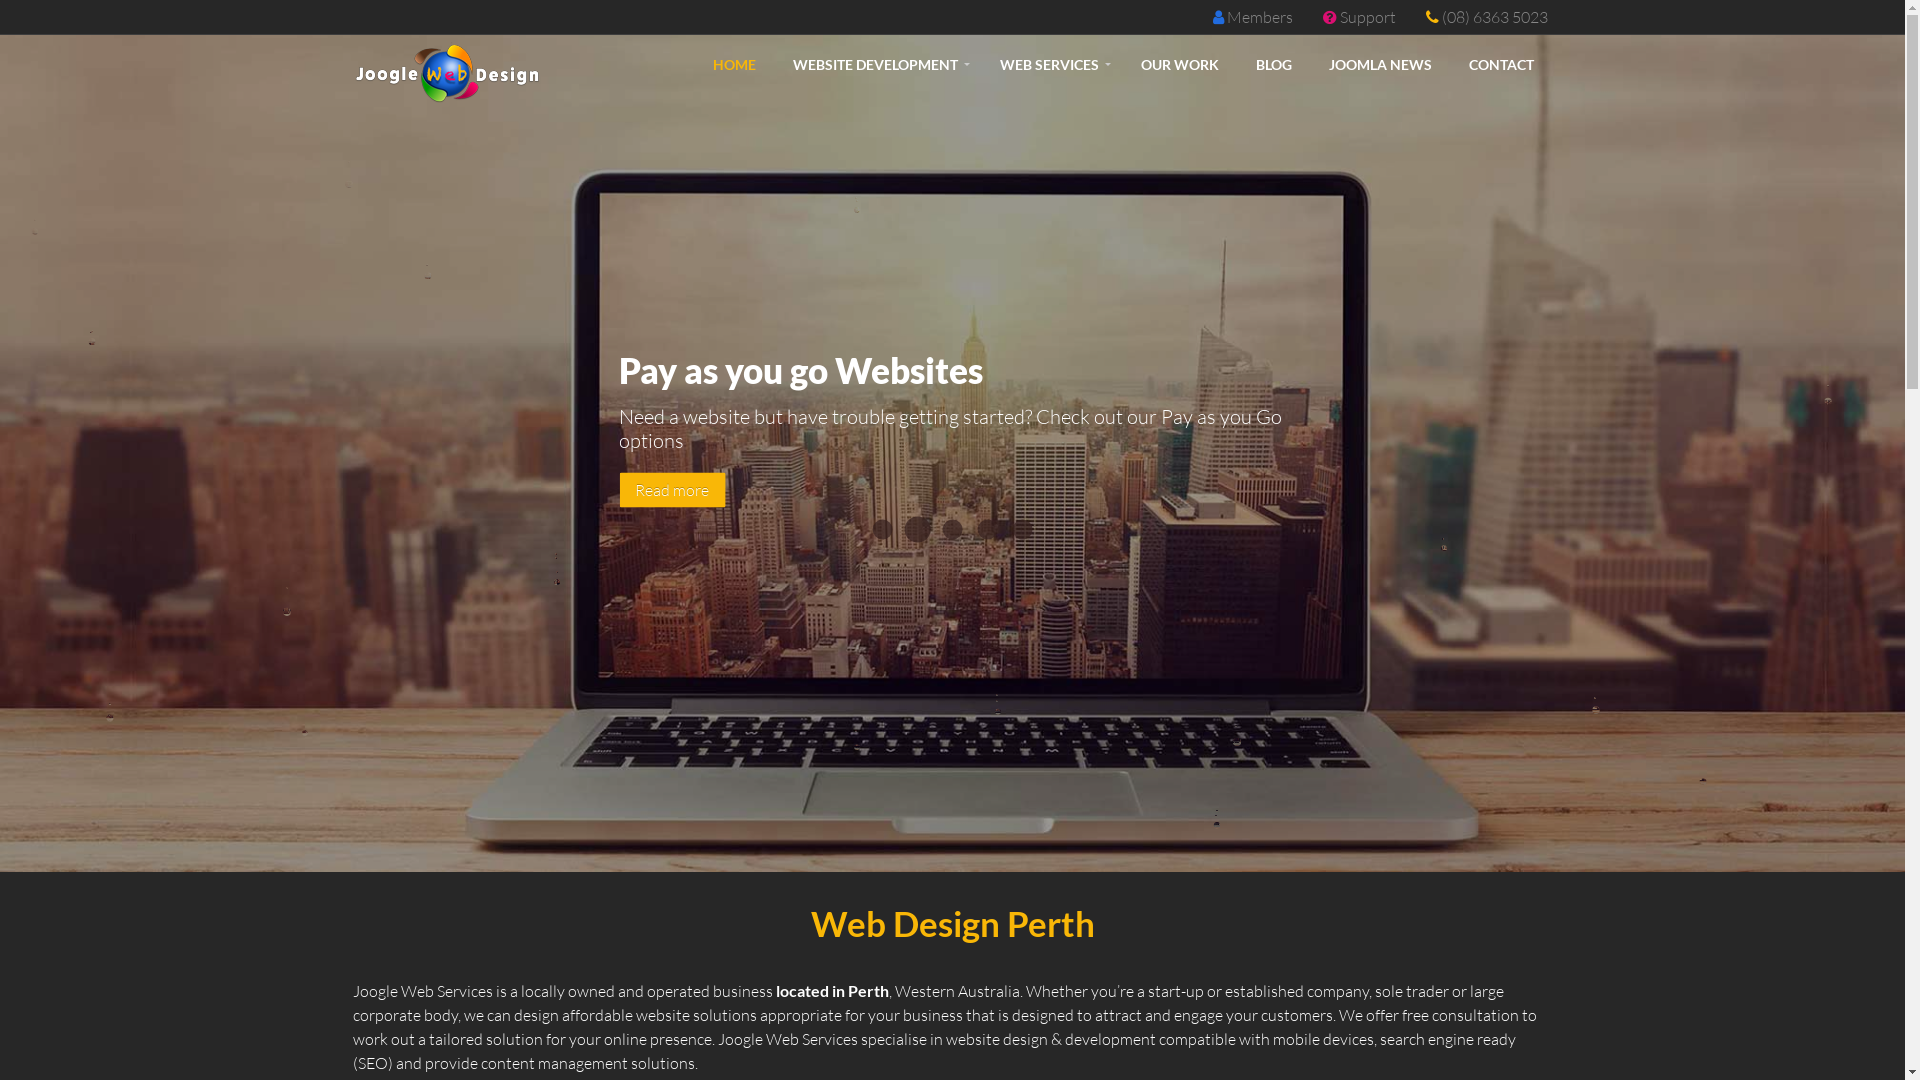  What do you see at coordinates (1500, 64) in the screenshot?
I see `'CONTACT'` at bounding box center [1500, 64].